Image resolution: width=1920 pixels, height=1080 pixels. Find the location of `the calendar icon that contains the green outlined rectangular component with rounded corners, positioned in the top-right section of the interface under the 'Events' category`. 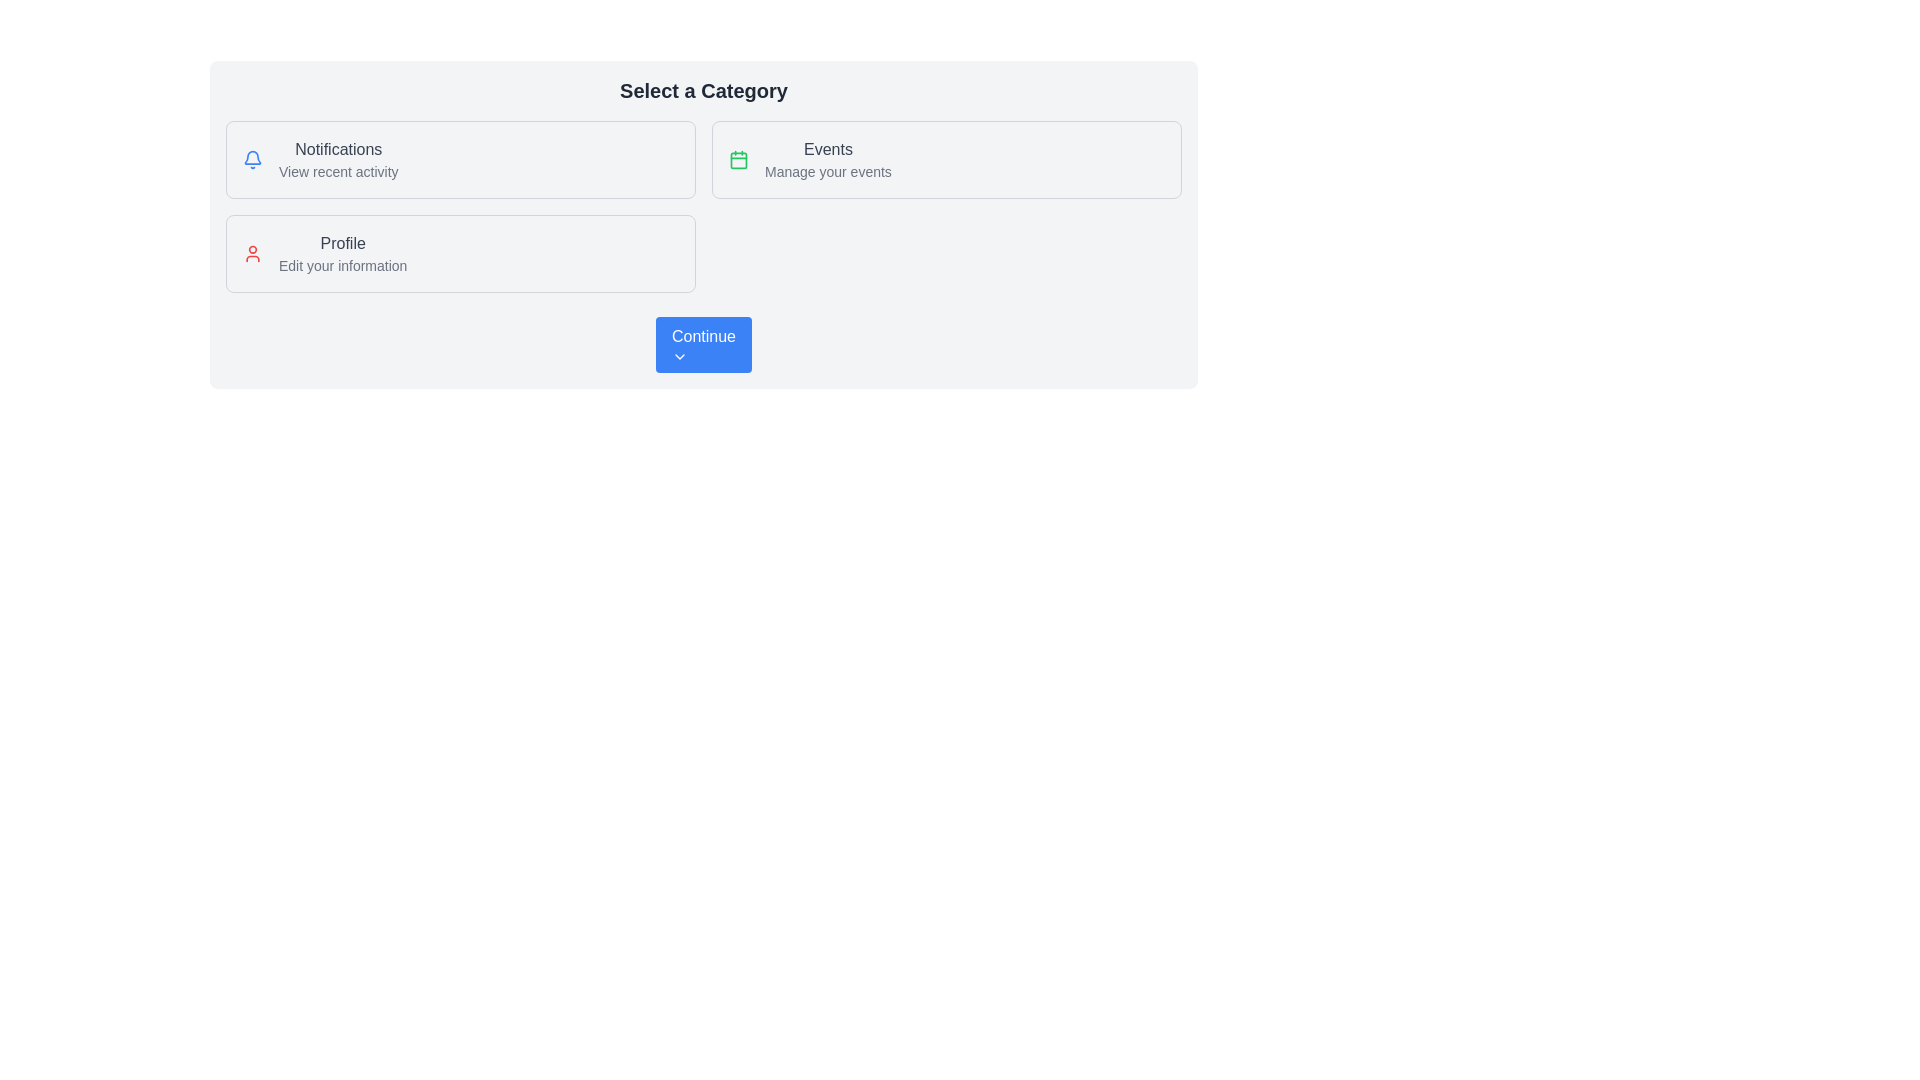

the calendar icon that contains the green outlined rectangular component with rounded corners, positioned in the top-right section of the interface under the 'Events' category is located at coordinates (738, 158).